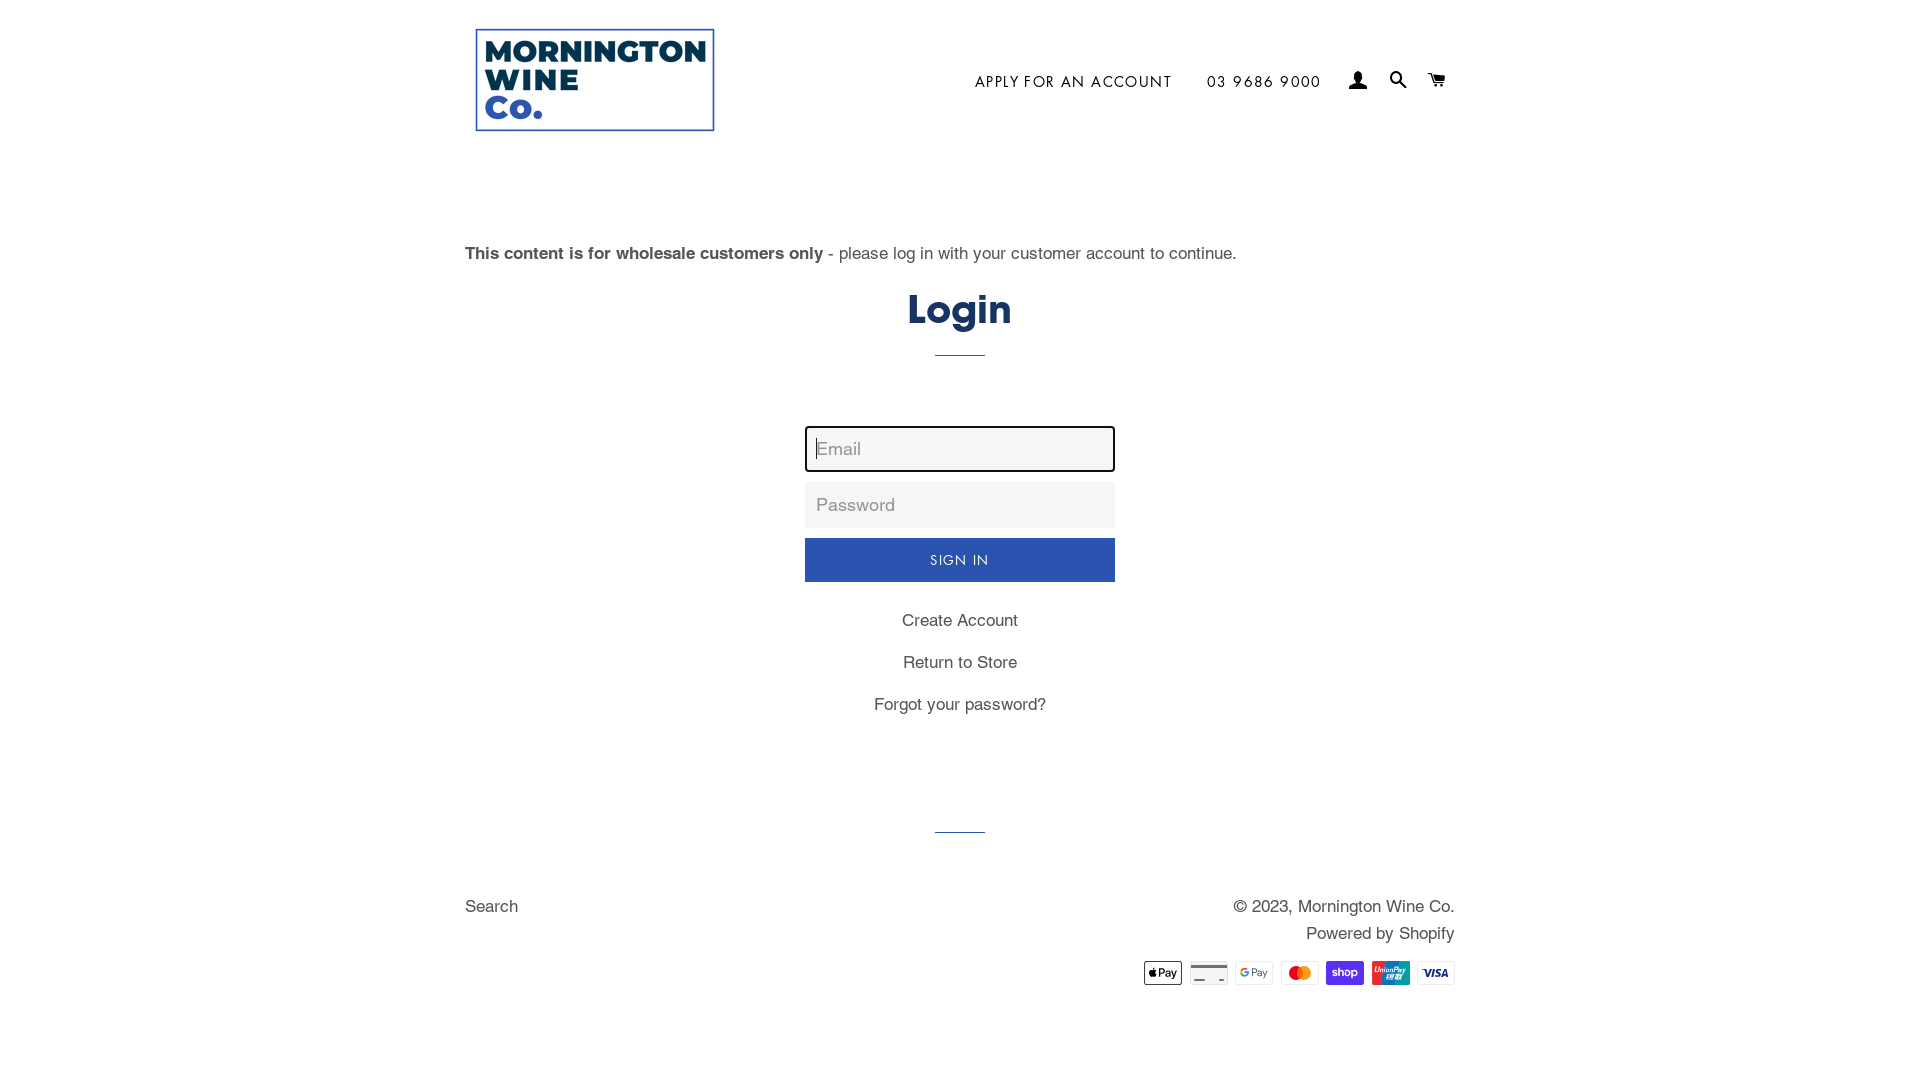 The image size is (1920, 1080). What do you see at coordinates (960, 703) in the screenshot?
I see `'Forgot your password?'` at bounding box center [960, 703].